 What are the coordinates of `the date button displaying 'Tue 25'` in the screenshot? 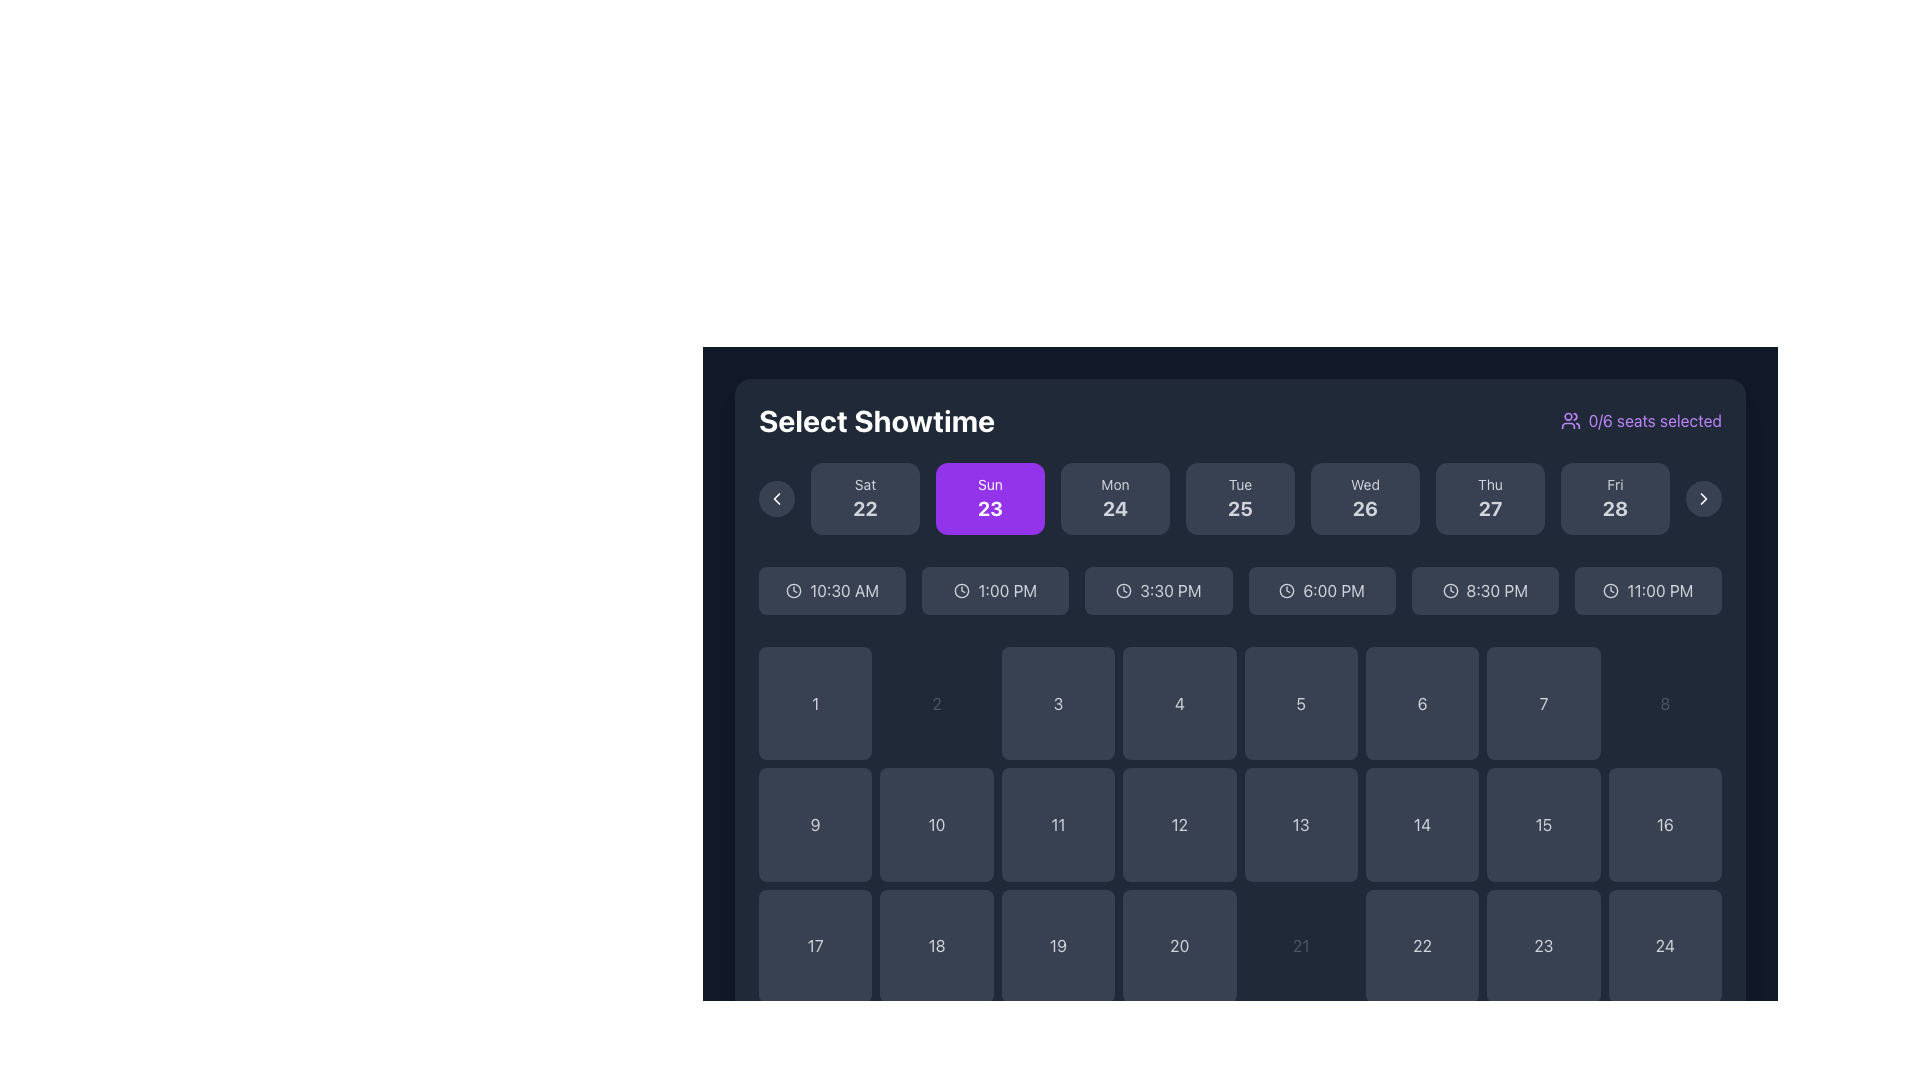 It's located at (1239, 497).